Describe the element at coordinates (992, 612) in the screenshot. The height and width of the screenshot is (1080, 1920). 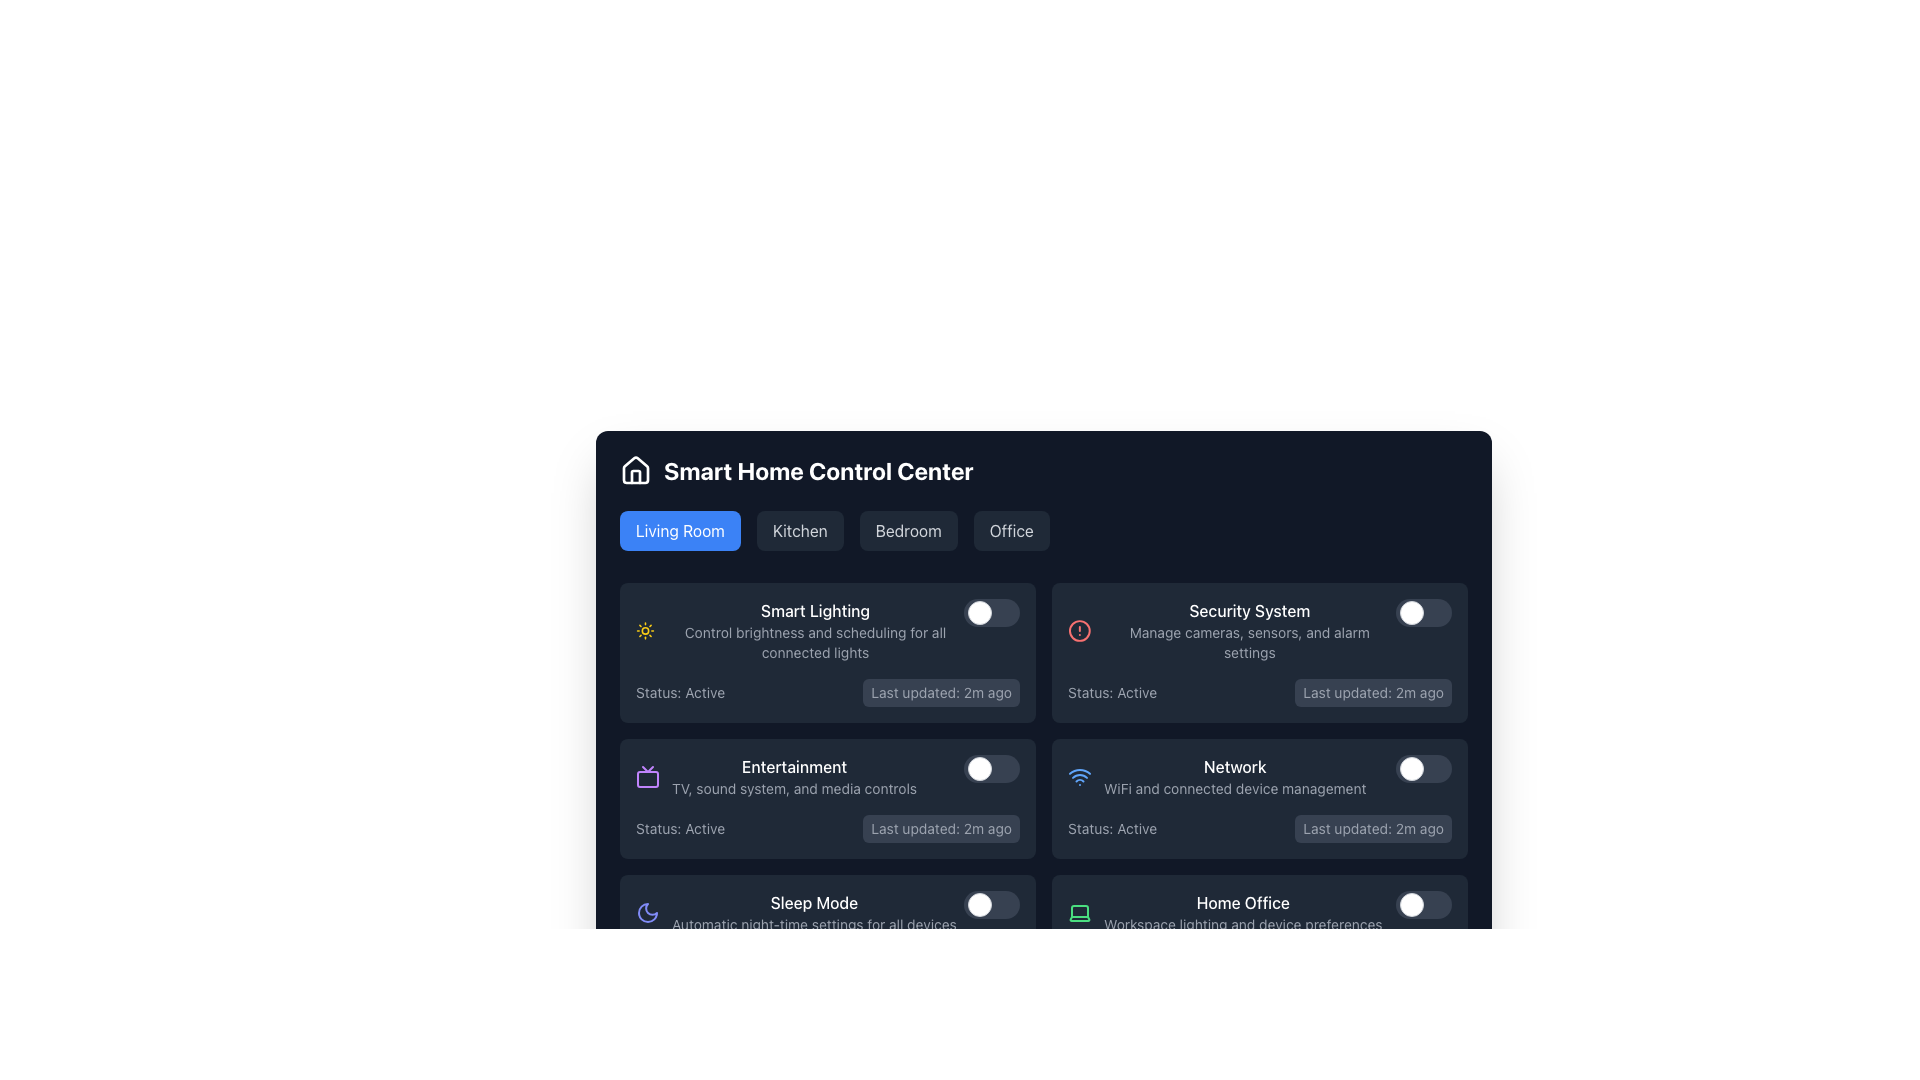
I see `the toggle switch for the 'Smart Lighting' feature to switch its state between on and off` at that location.